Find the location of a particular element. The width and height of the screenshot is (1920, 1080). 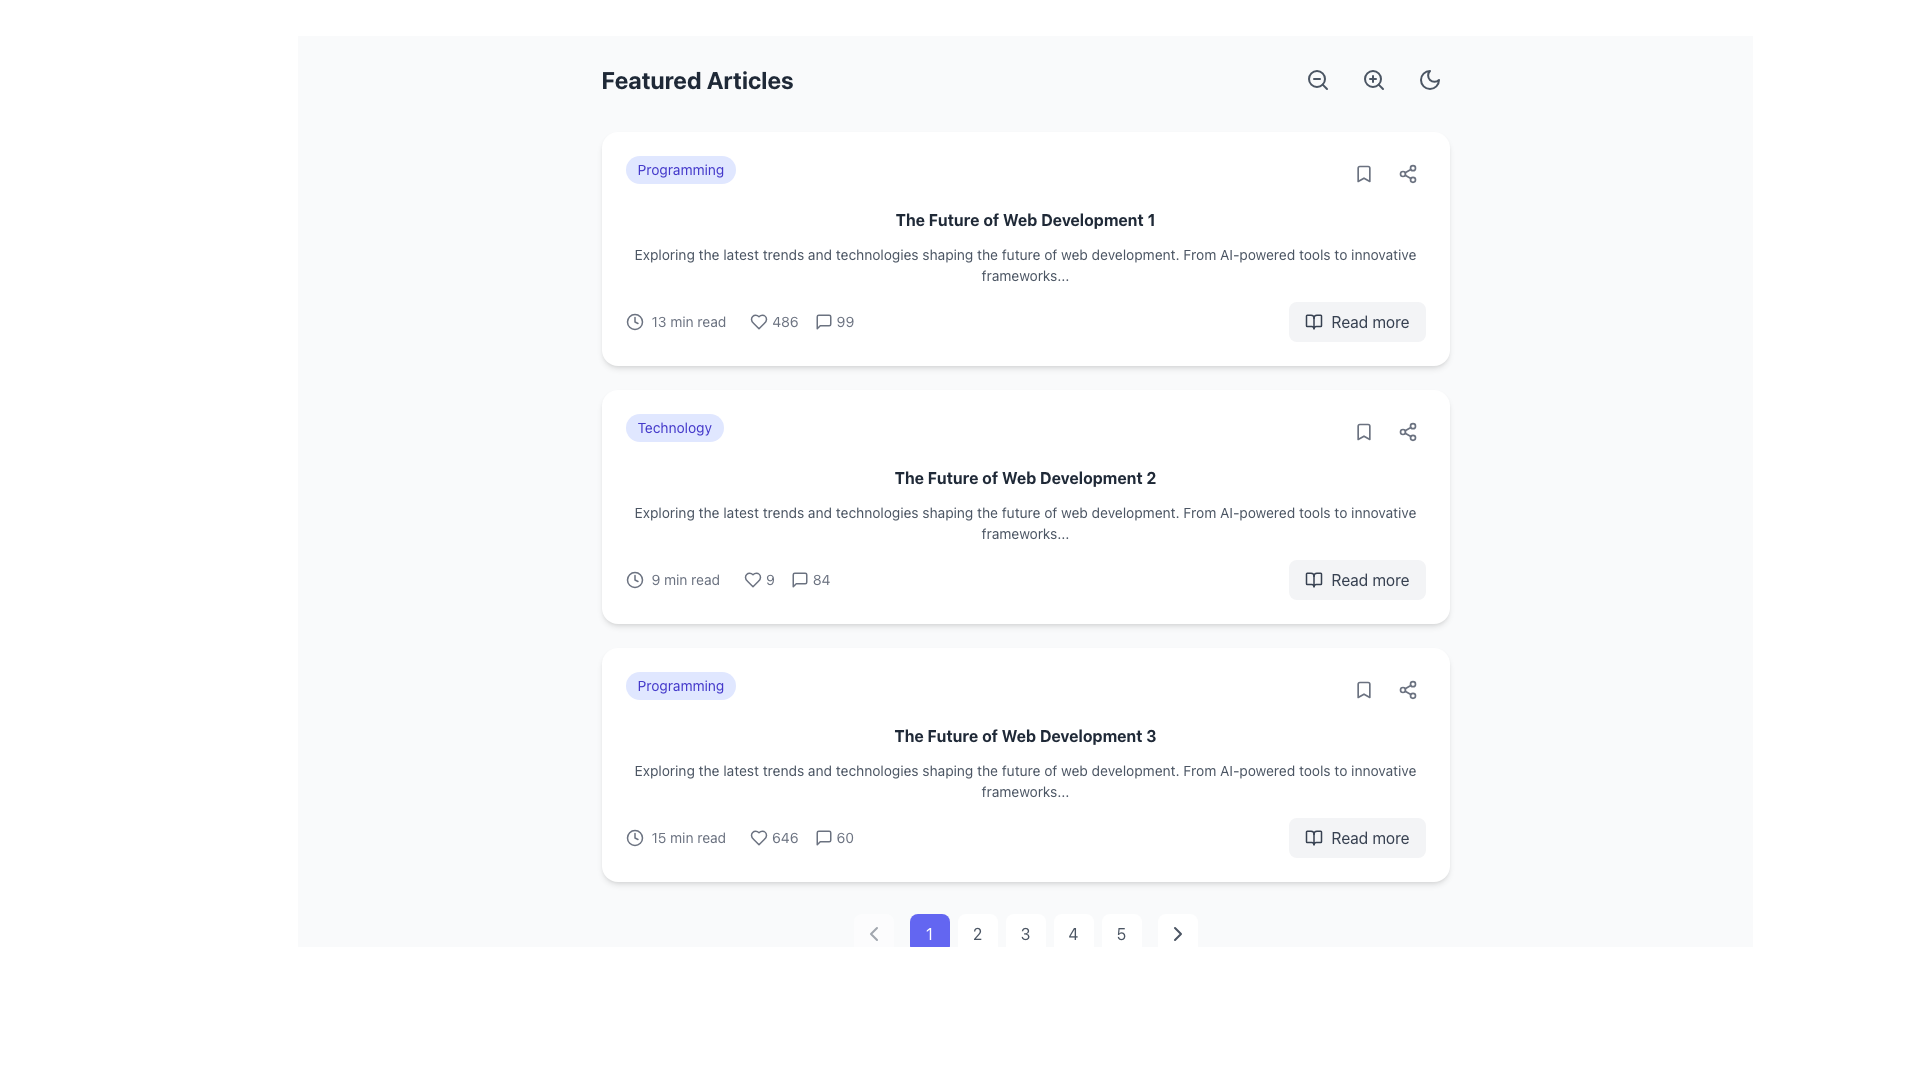

the bookmark-shaped icon located on the right side of the bottom card in the vertically stacked list is located at coordinates (1362, 689).